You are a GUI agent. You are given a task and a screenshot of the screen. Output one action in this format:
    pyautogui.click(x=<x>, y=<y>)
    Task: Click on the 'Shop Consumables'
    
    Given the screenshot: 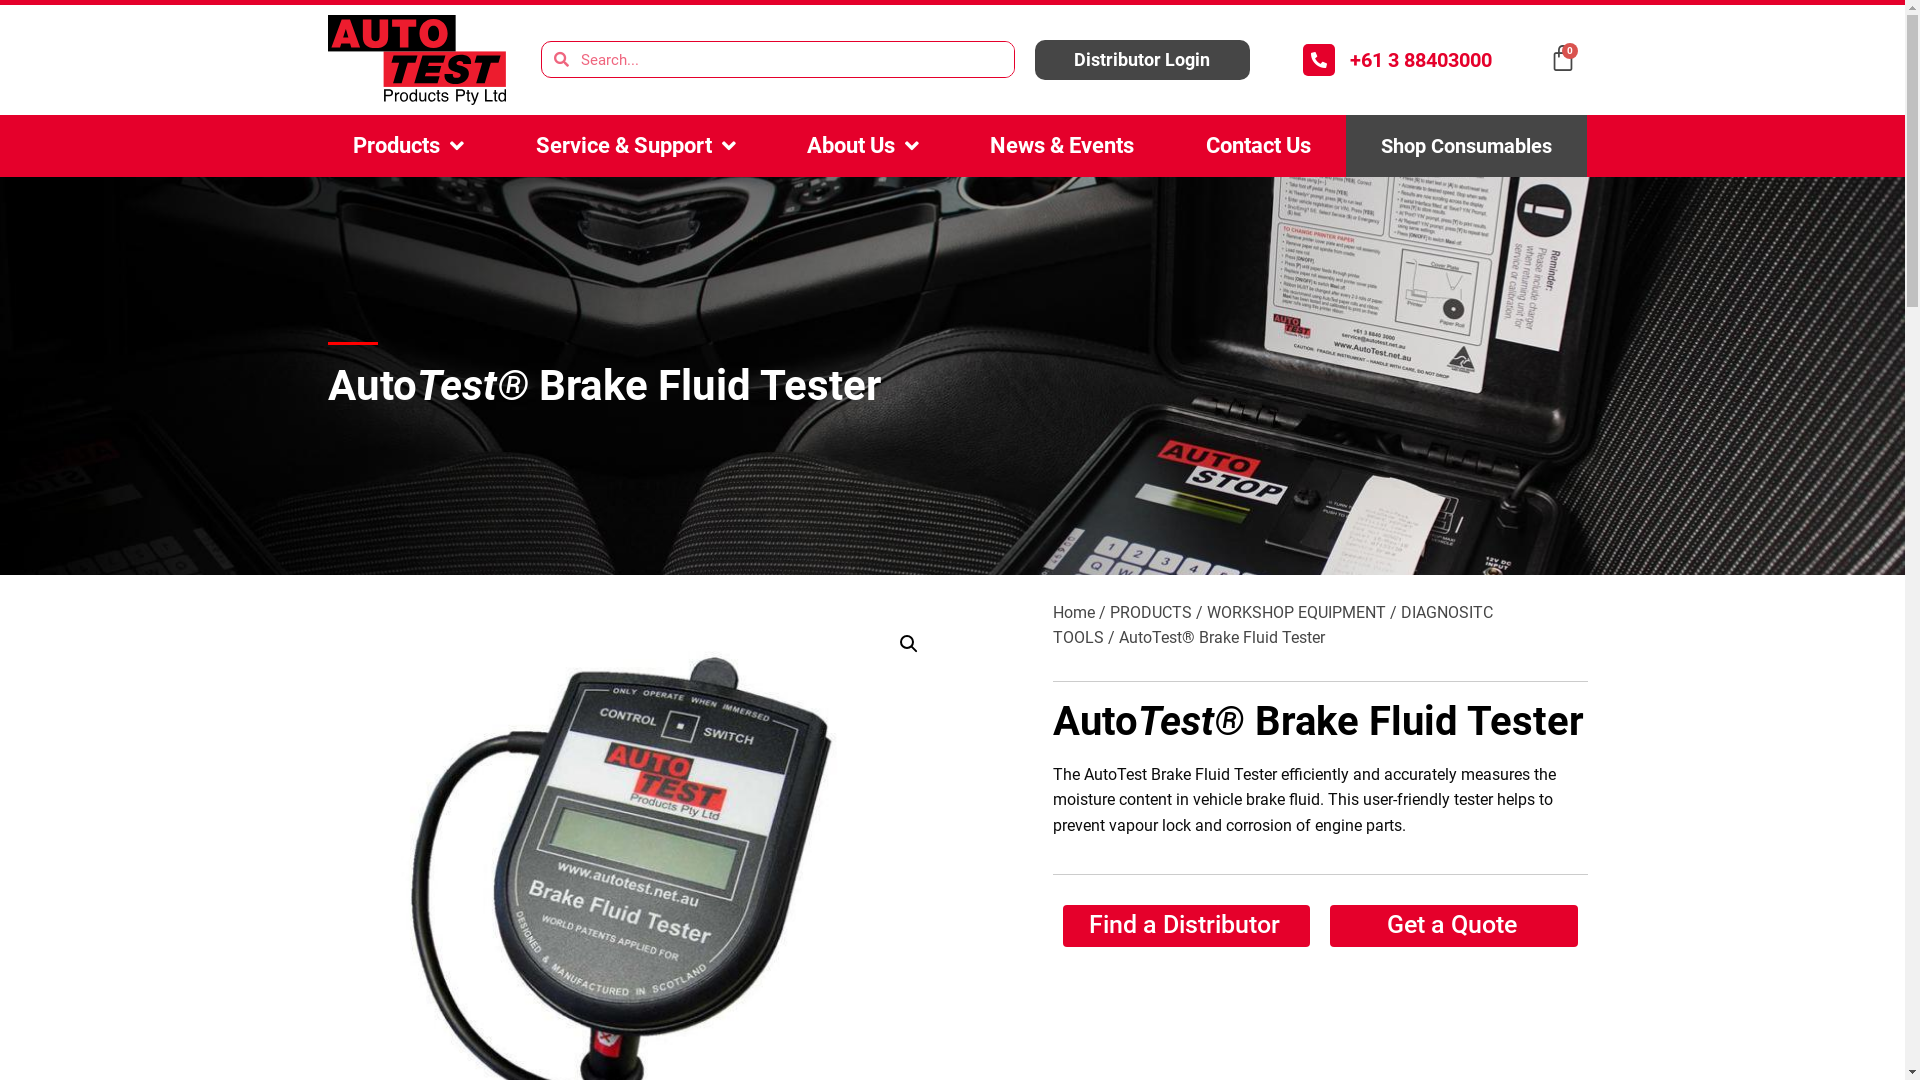 What is the action you would take?
    pyautogui.click(x=1466, y=145)
    